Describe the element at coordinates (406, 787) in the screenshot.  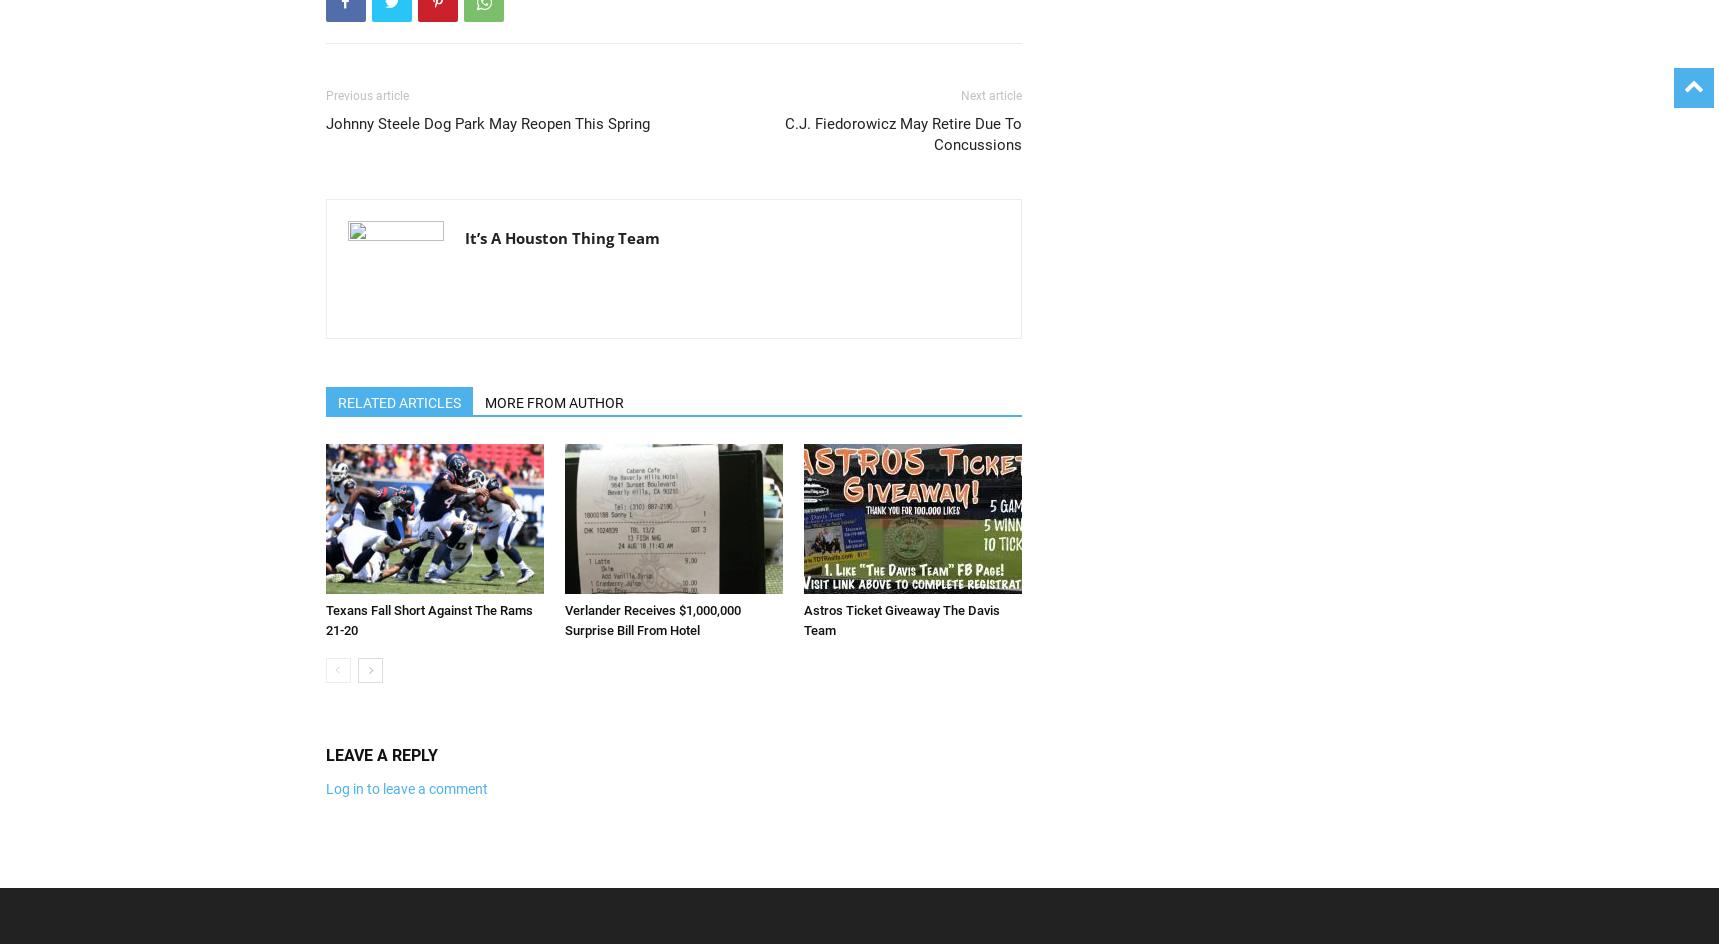
I see `'Log in to leave a comment'` at that location.